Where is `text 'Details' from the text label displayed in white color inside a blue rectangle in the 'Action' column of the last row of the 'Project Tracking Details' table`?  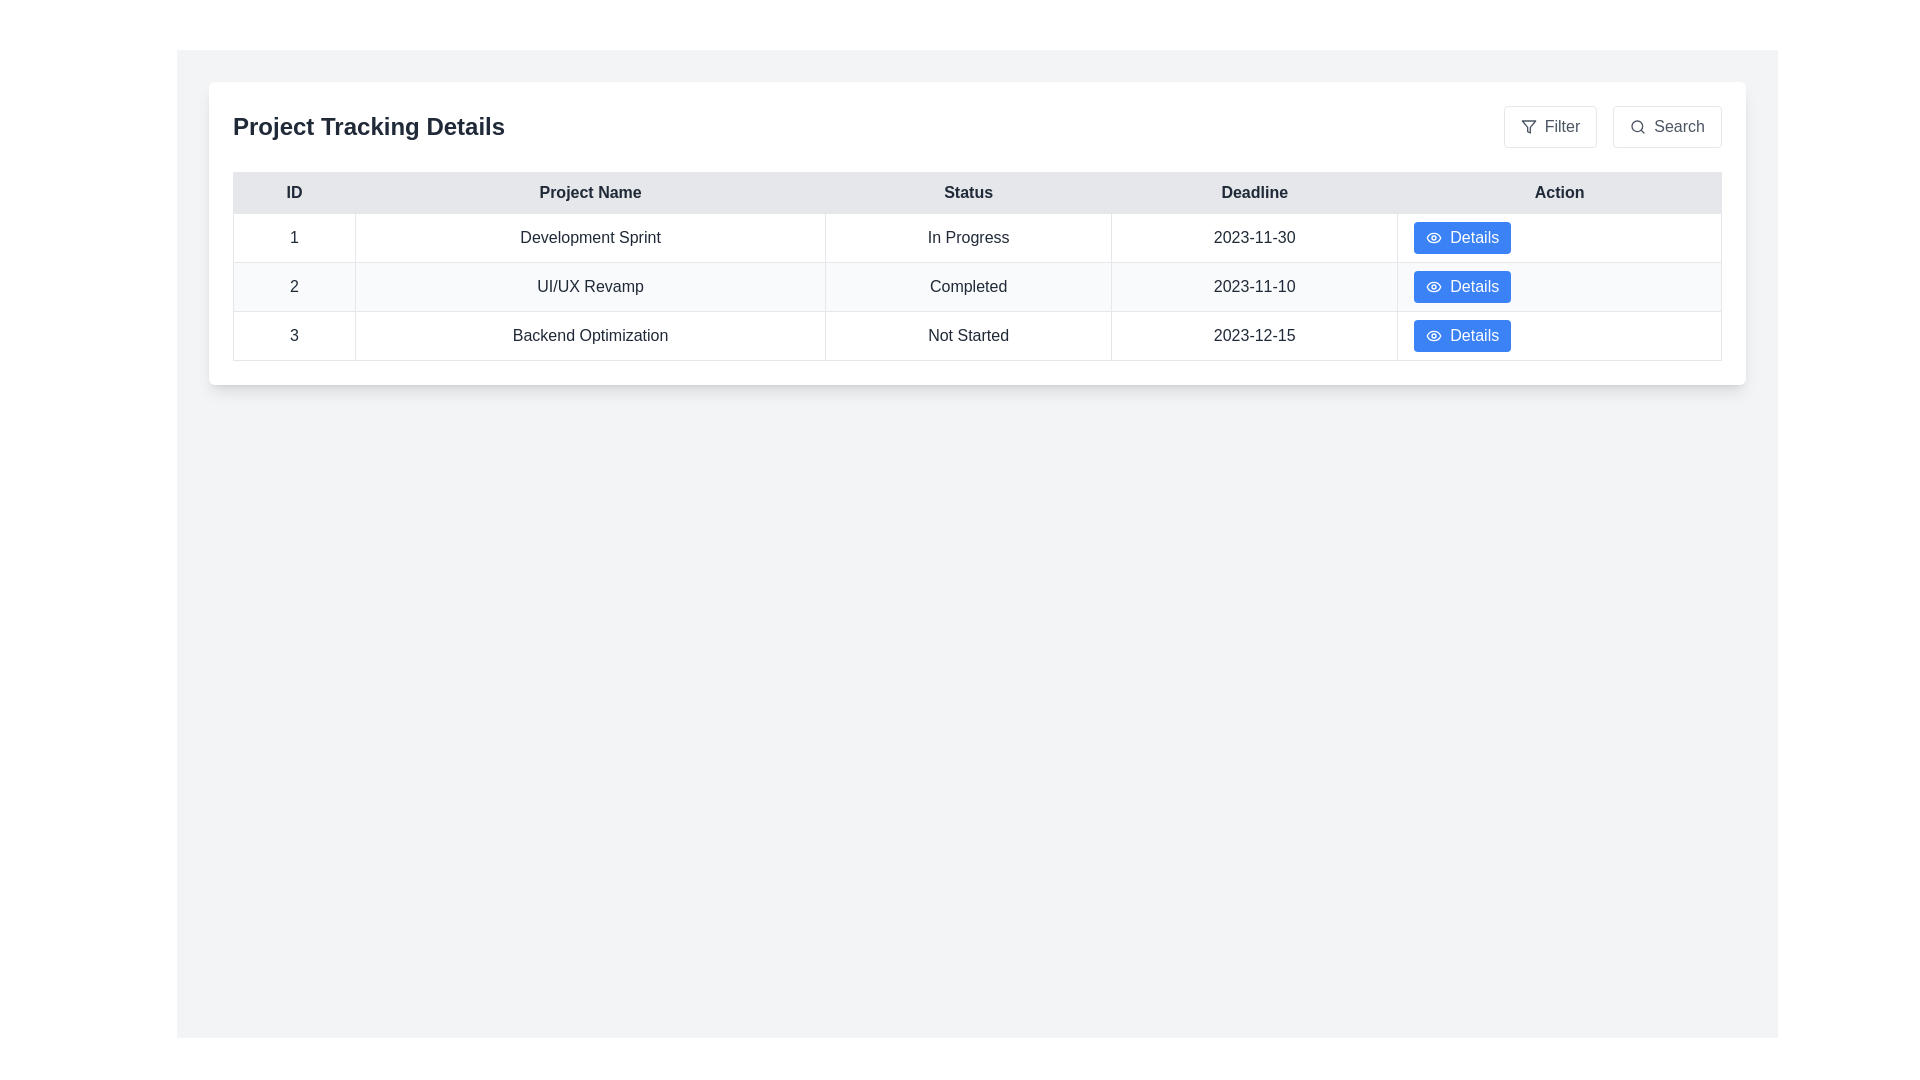
text 'Details' from the text label displayed in white color inside a blue rectangle in the 'Action' column of the last row of the 'Project Tracking Details' table is located at coordinates (1474, 334).